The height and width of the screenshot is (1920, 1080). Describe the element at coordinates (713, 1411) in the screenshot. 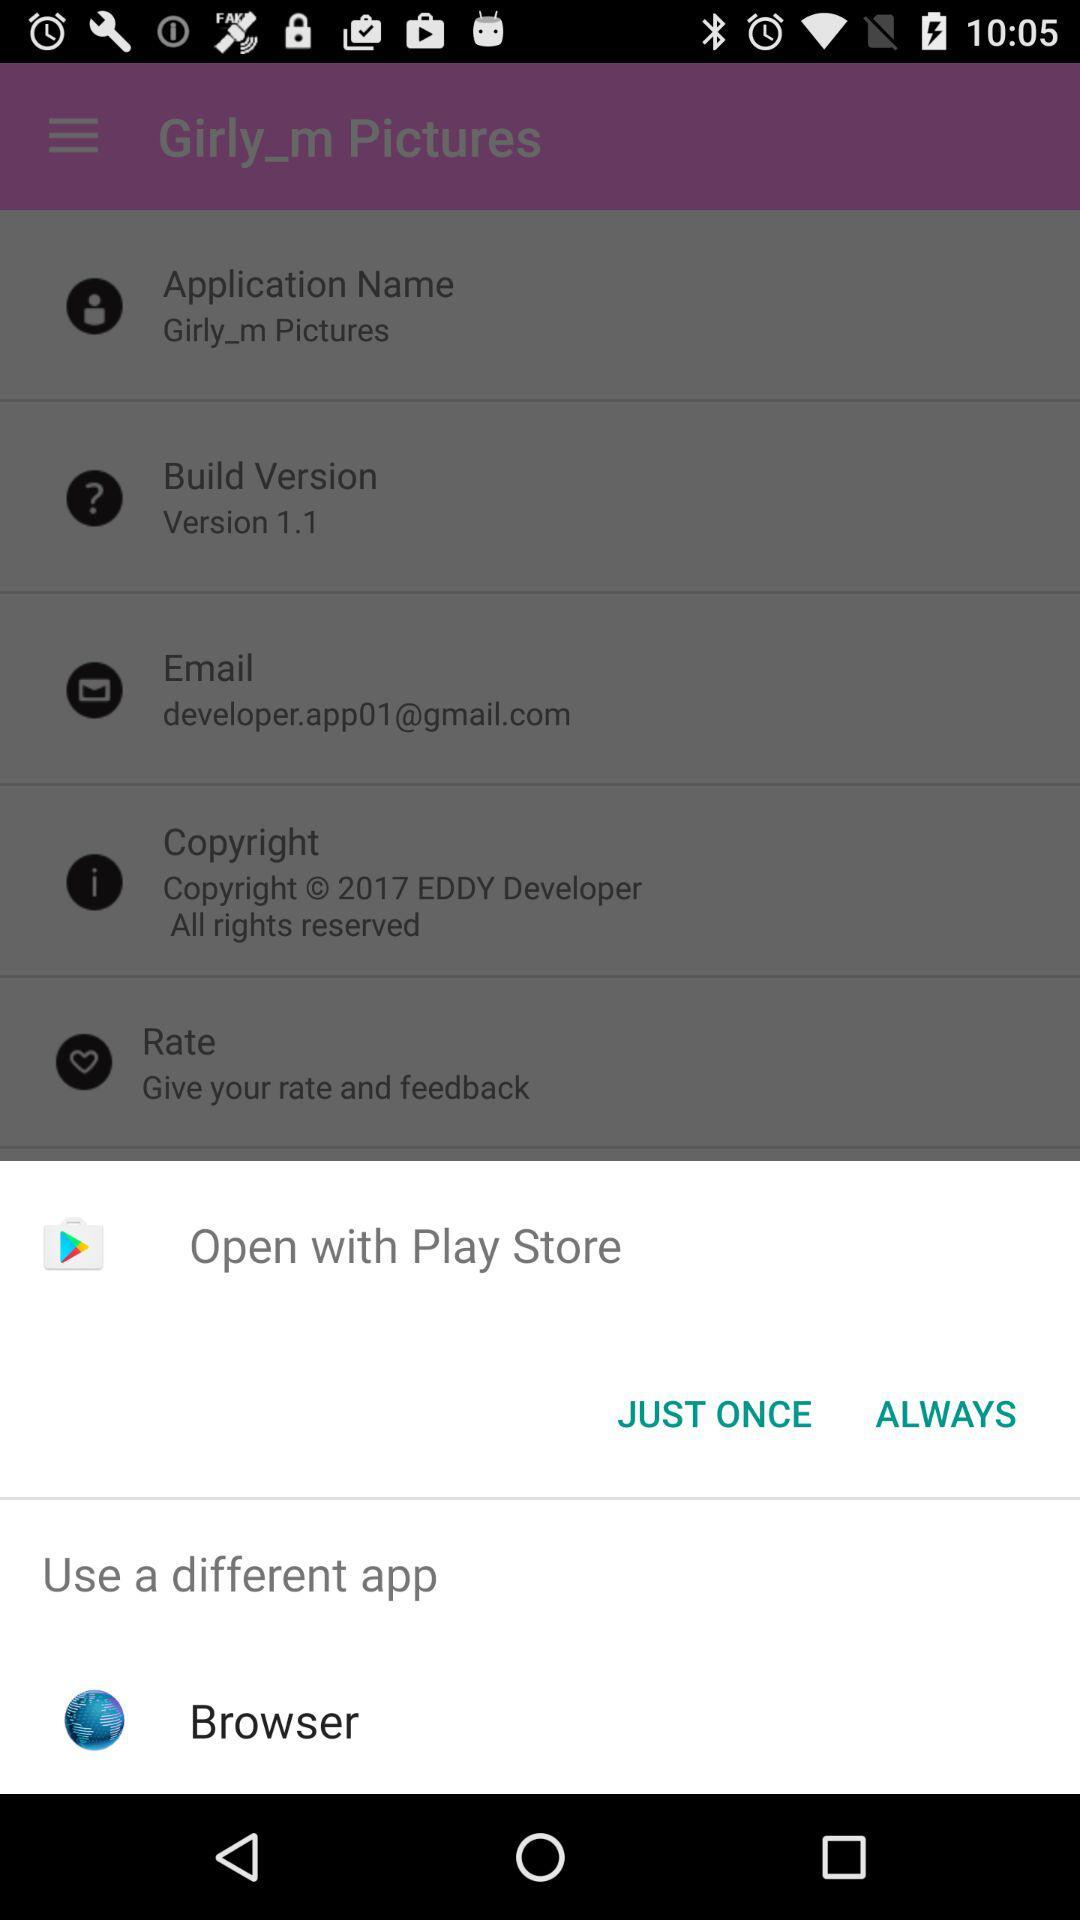

I see `the just once button` at that location.